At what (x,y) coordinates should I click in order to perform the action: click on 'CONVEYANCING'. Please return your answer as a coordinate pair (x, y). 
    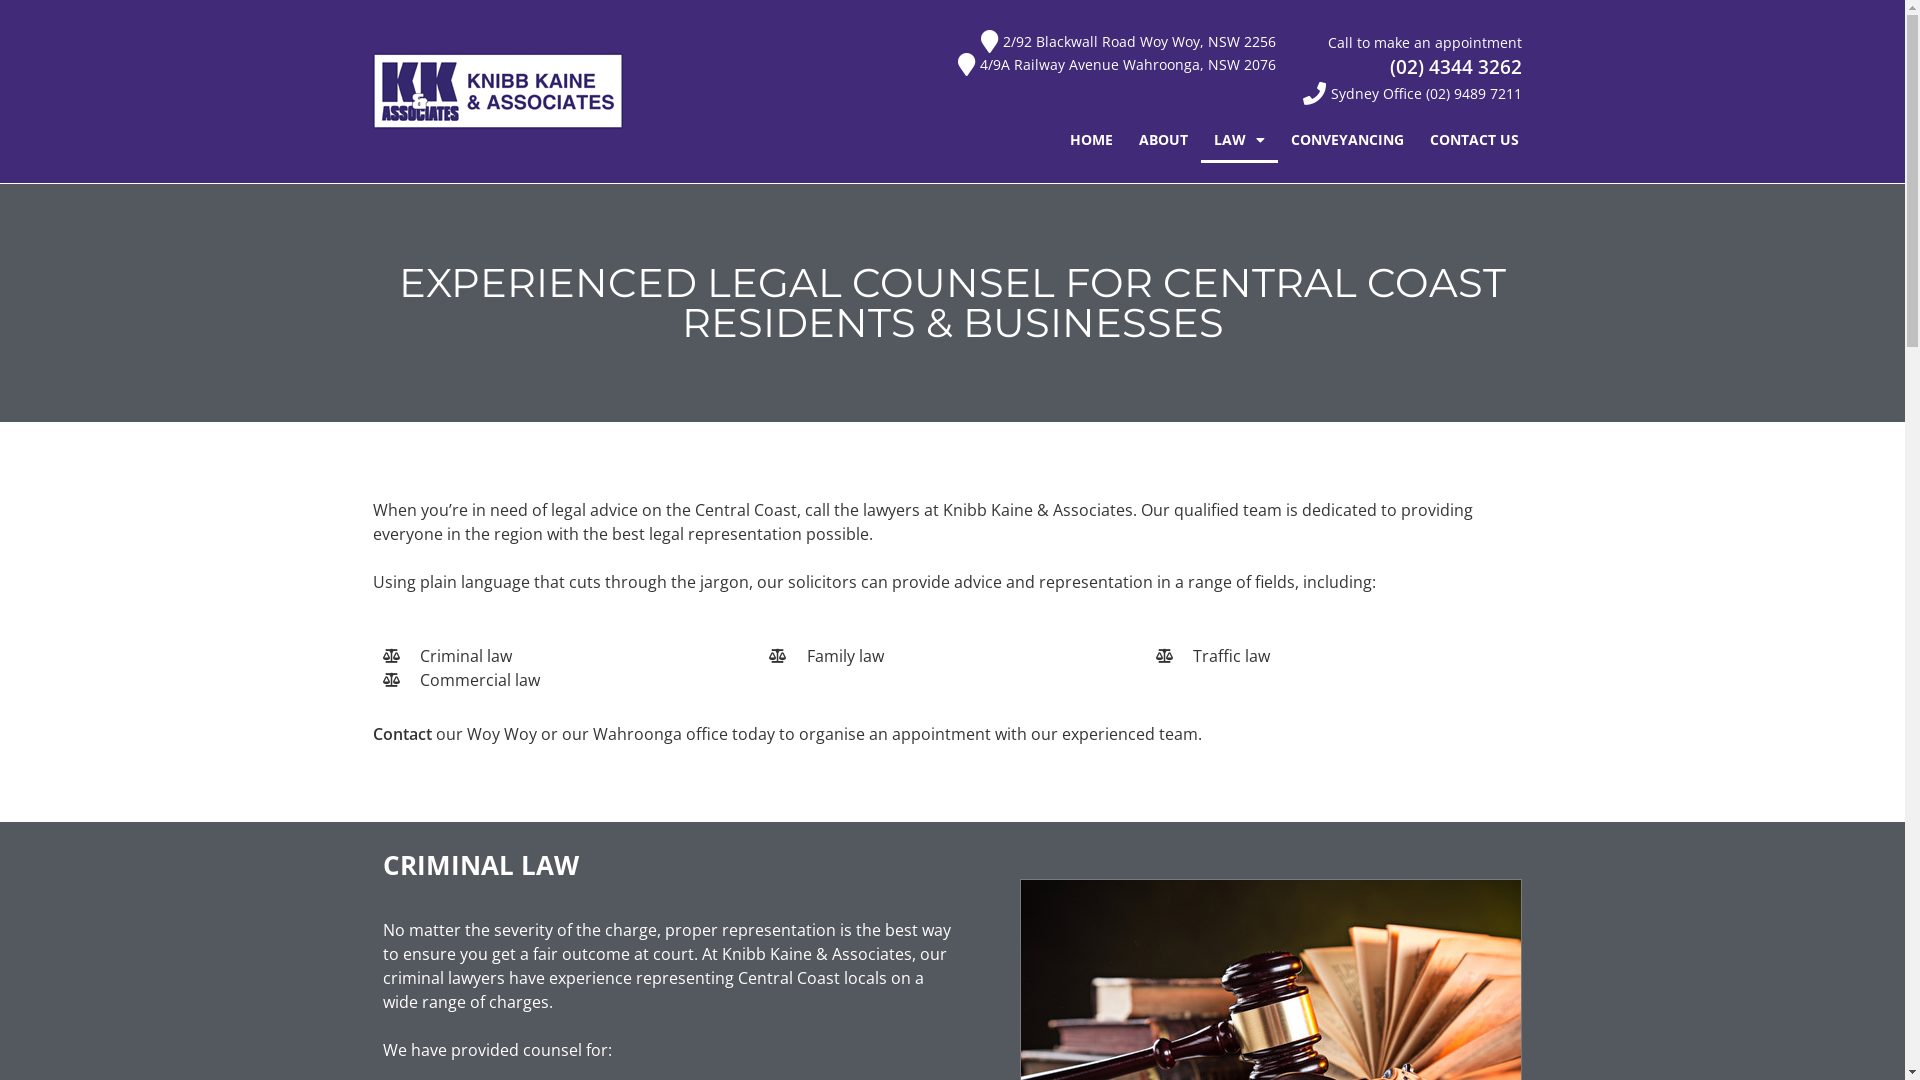
    Looking at the image, I should click on (1347, 138).